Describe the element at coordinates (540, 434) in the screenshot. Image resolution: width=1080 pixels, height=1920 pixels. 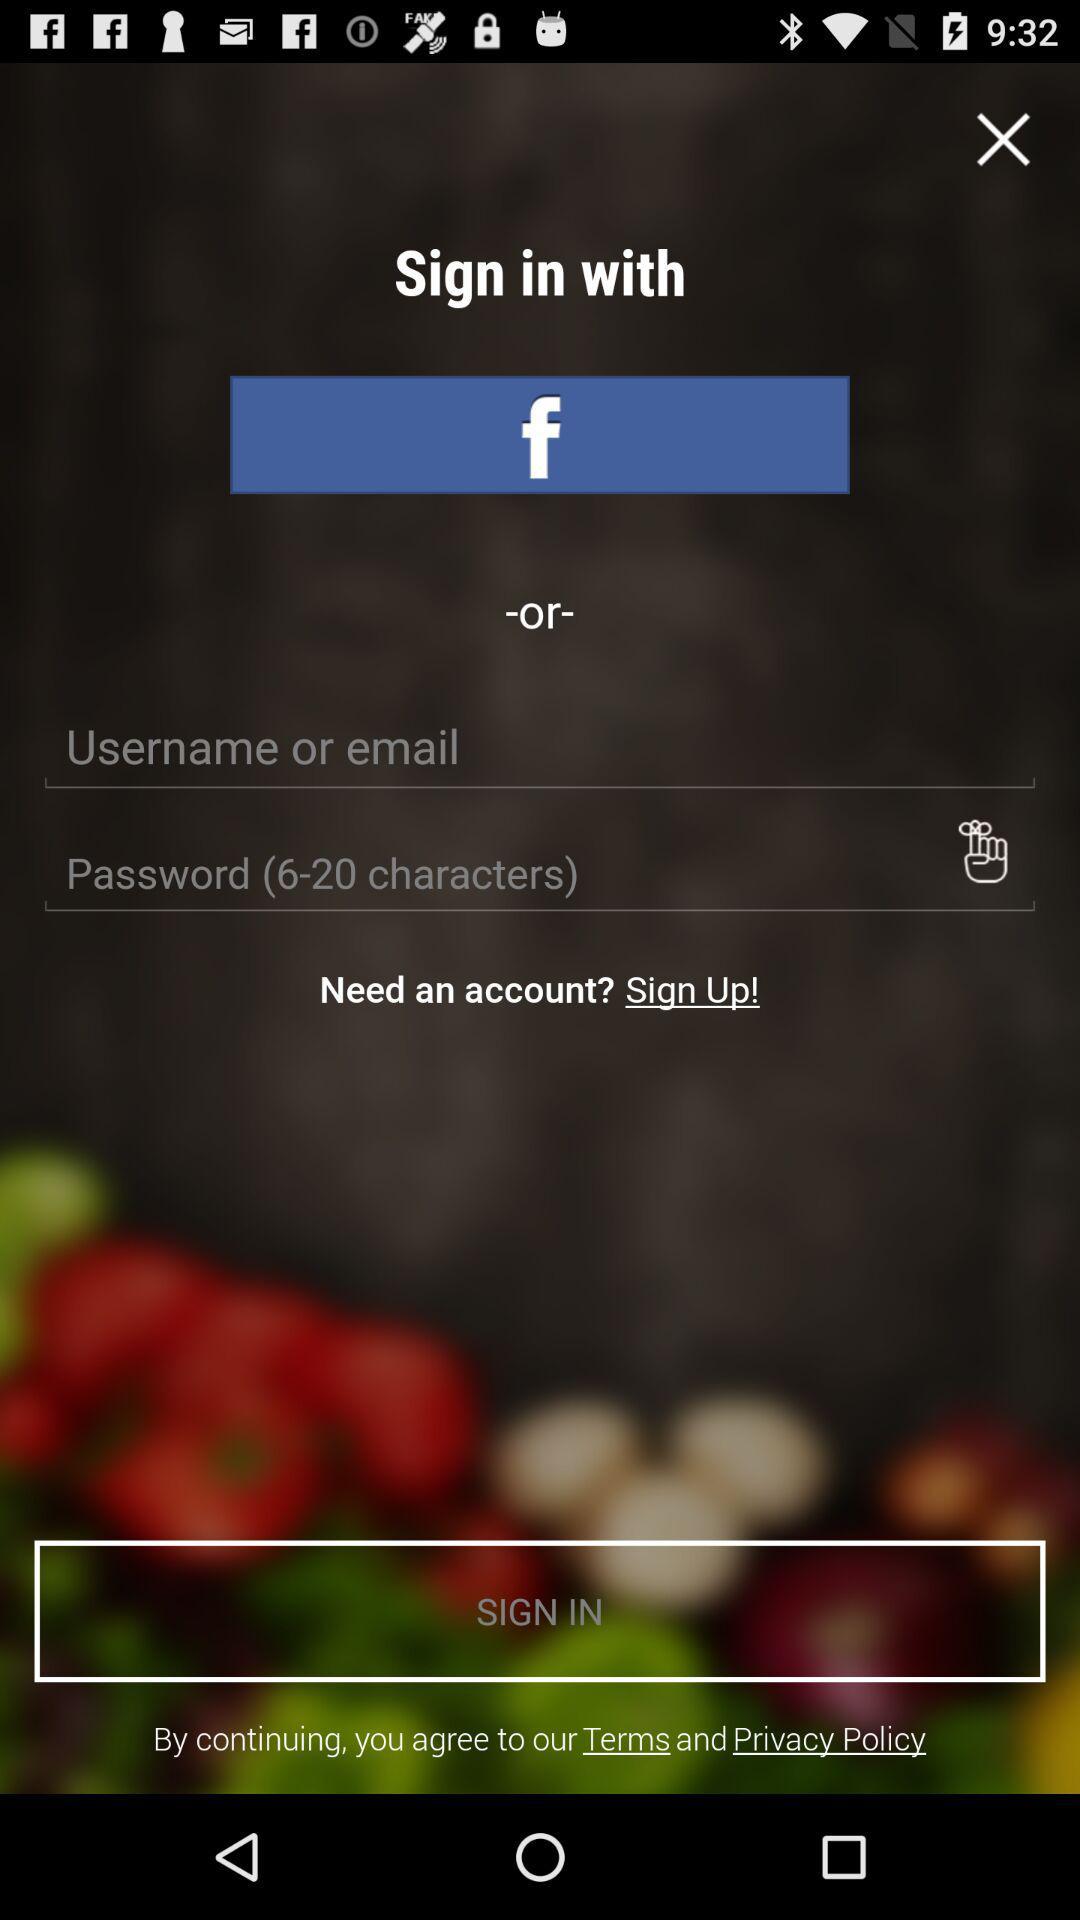
I see `sign into facebook` at that location.